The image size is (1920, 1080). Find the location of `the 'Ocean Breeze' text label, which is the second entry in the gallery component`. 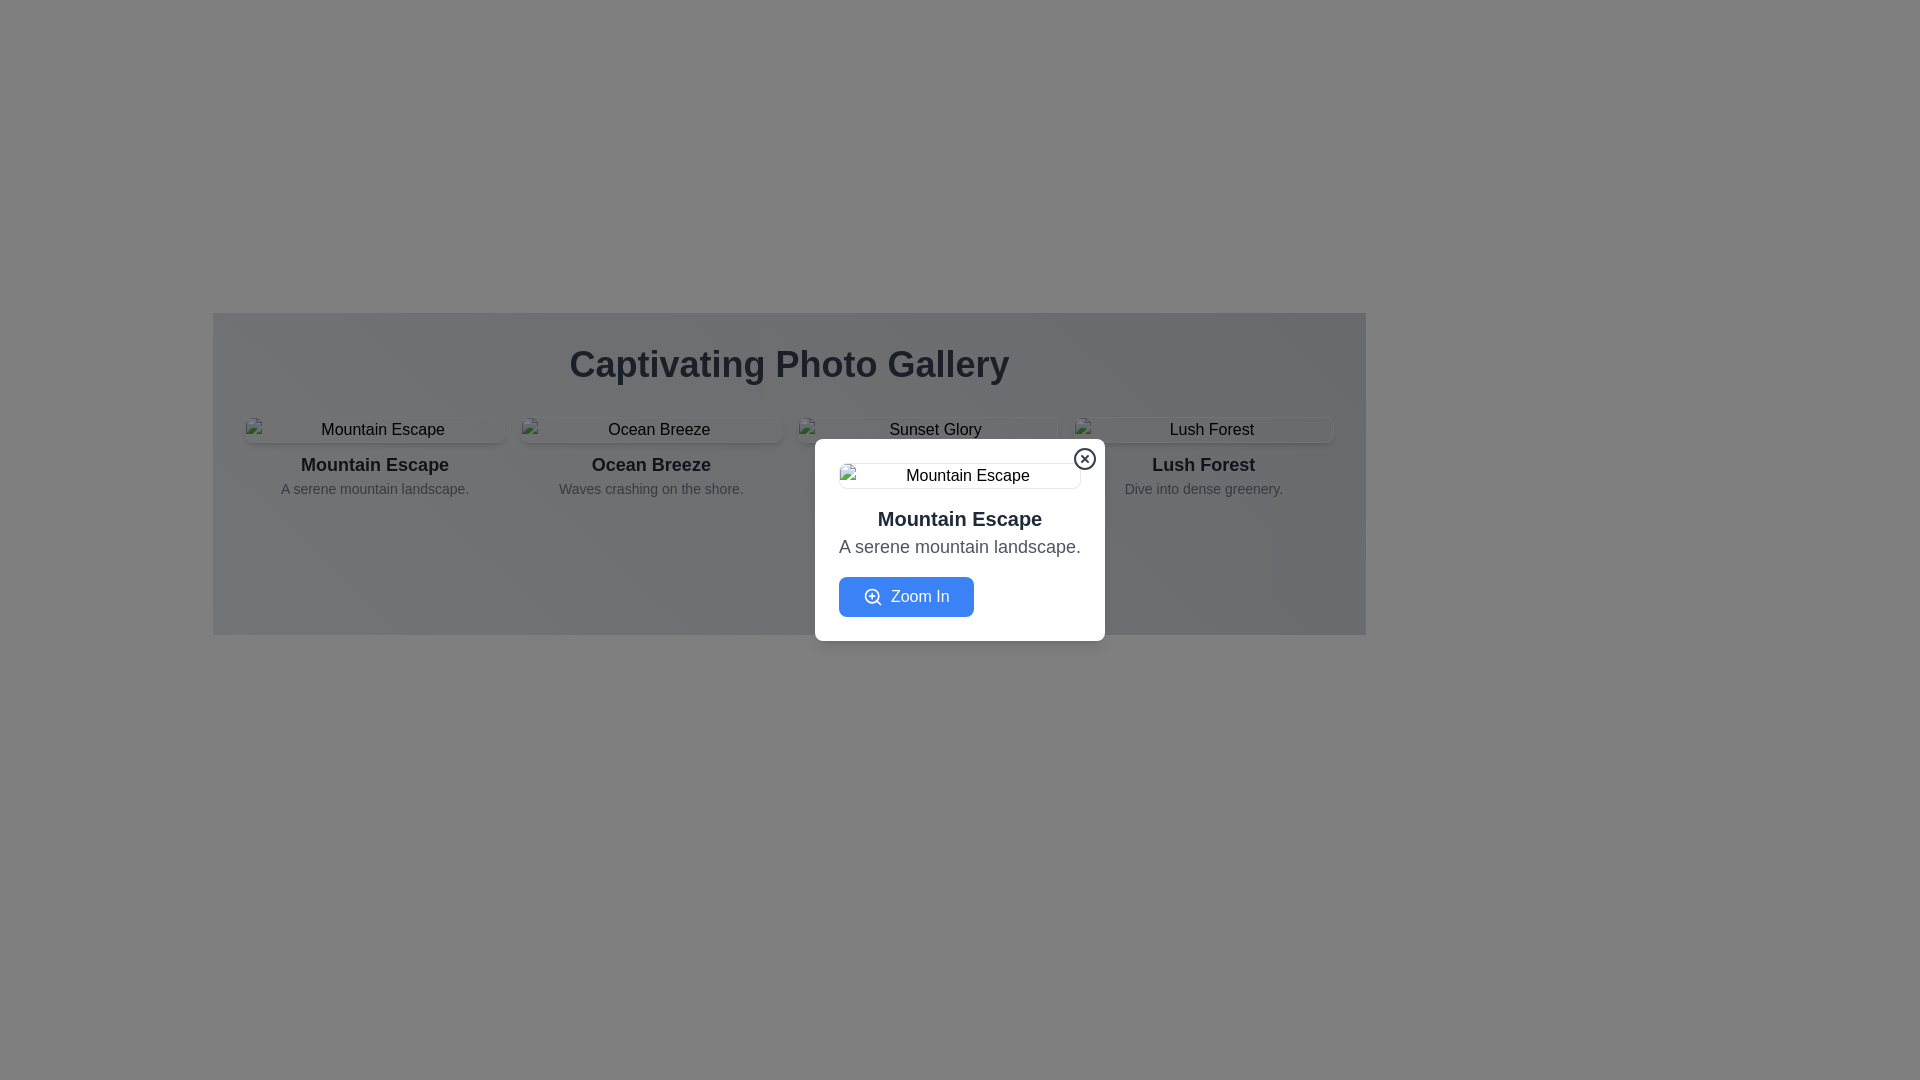

the 'Ocean Breeze' text label, which is the second entry in the gallery component is located at coordinates (651, 474).